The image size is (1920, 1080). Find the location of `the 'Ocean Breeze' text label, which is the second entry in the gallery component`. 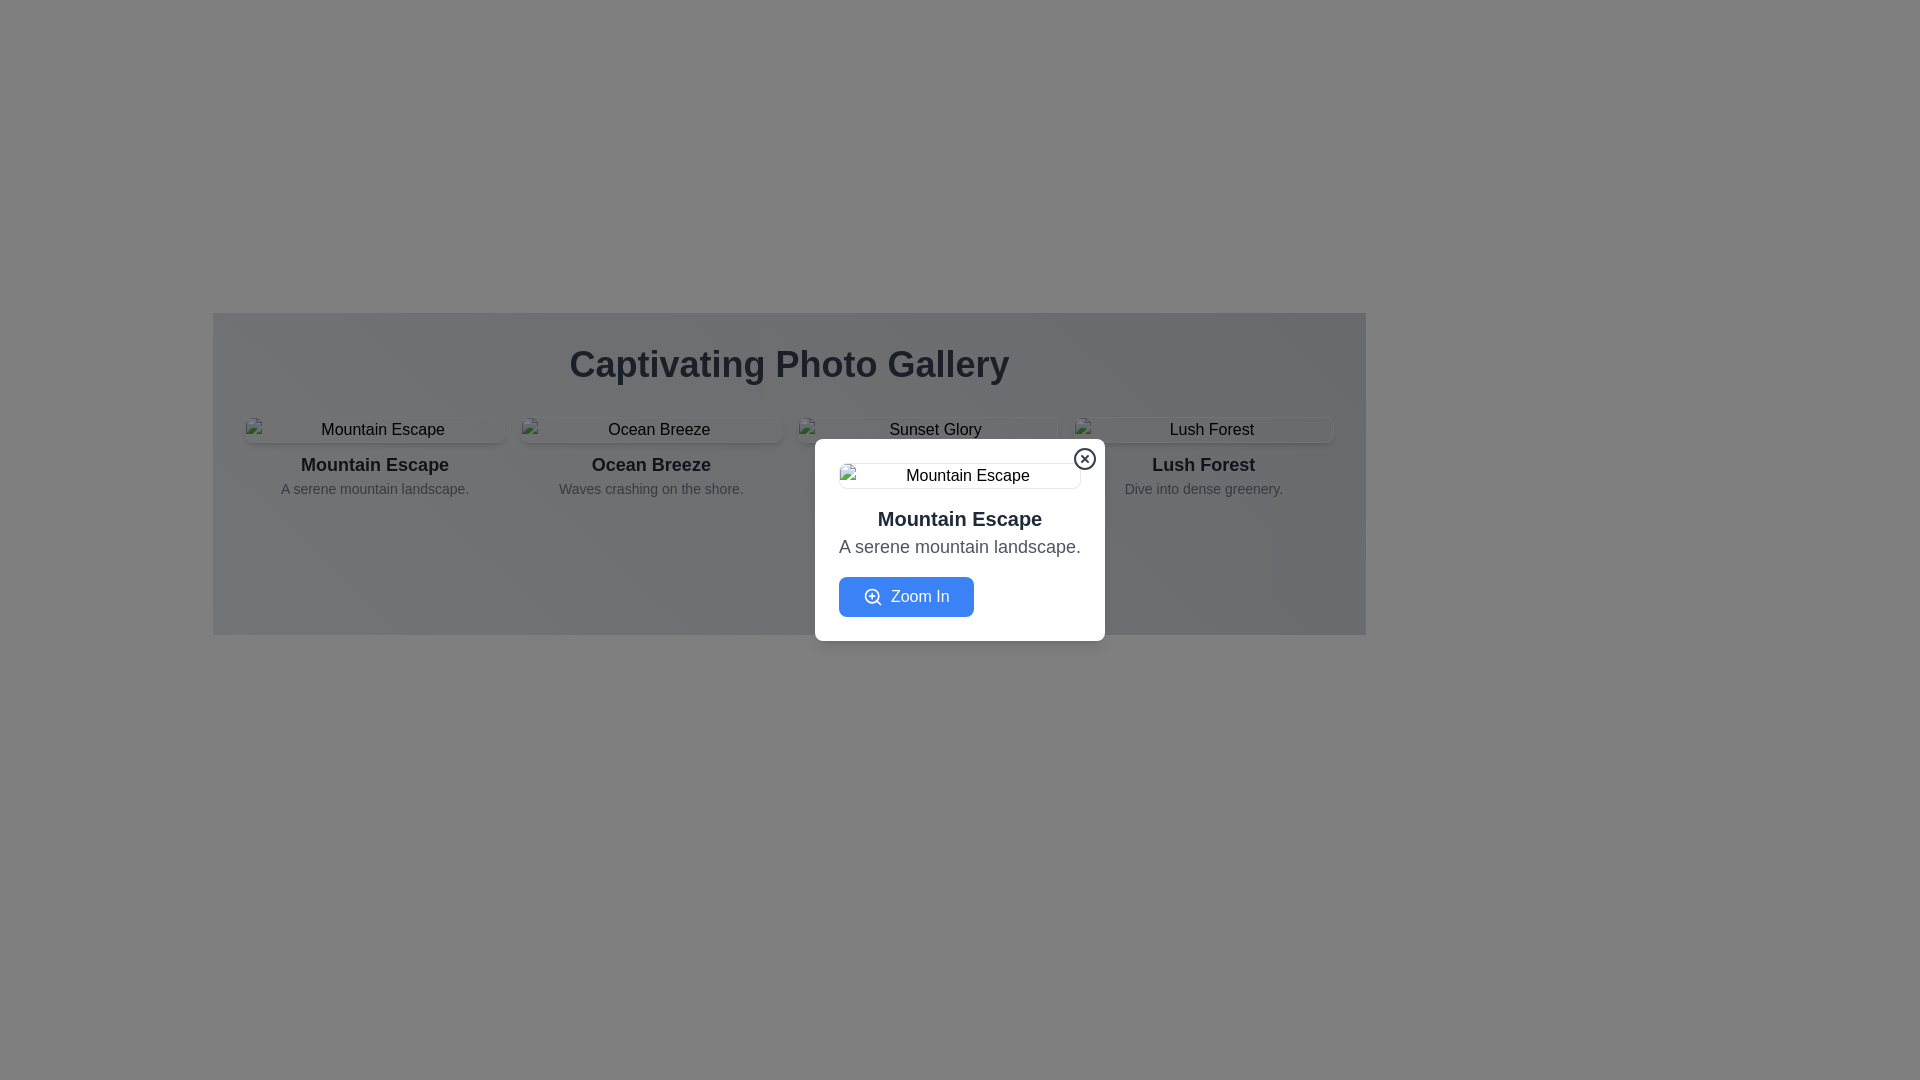

the 'Ocean Breeze' text label, which is the second entry in the gallery component is located at coordinates (651, 474).